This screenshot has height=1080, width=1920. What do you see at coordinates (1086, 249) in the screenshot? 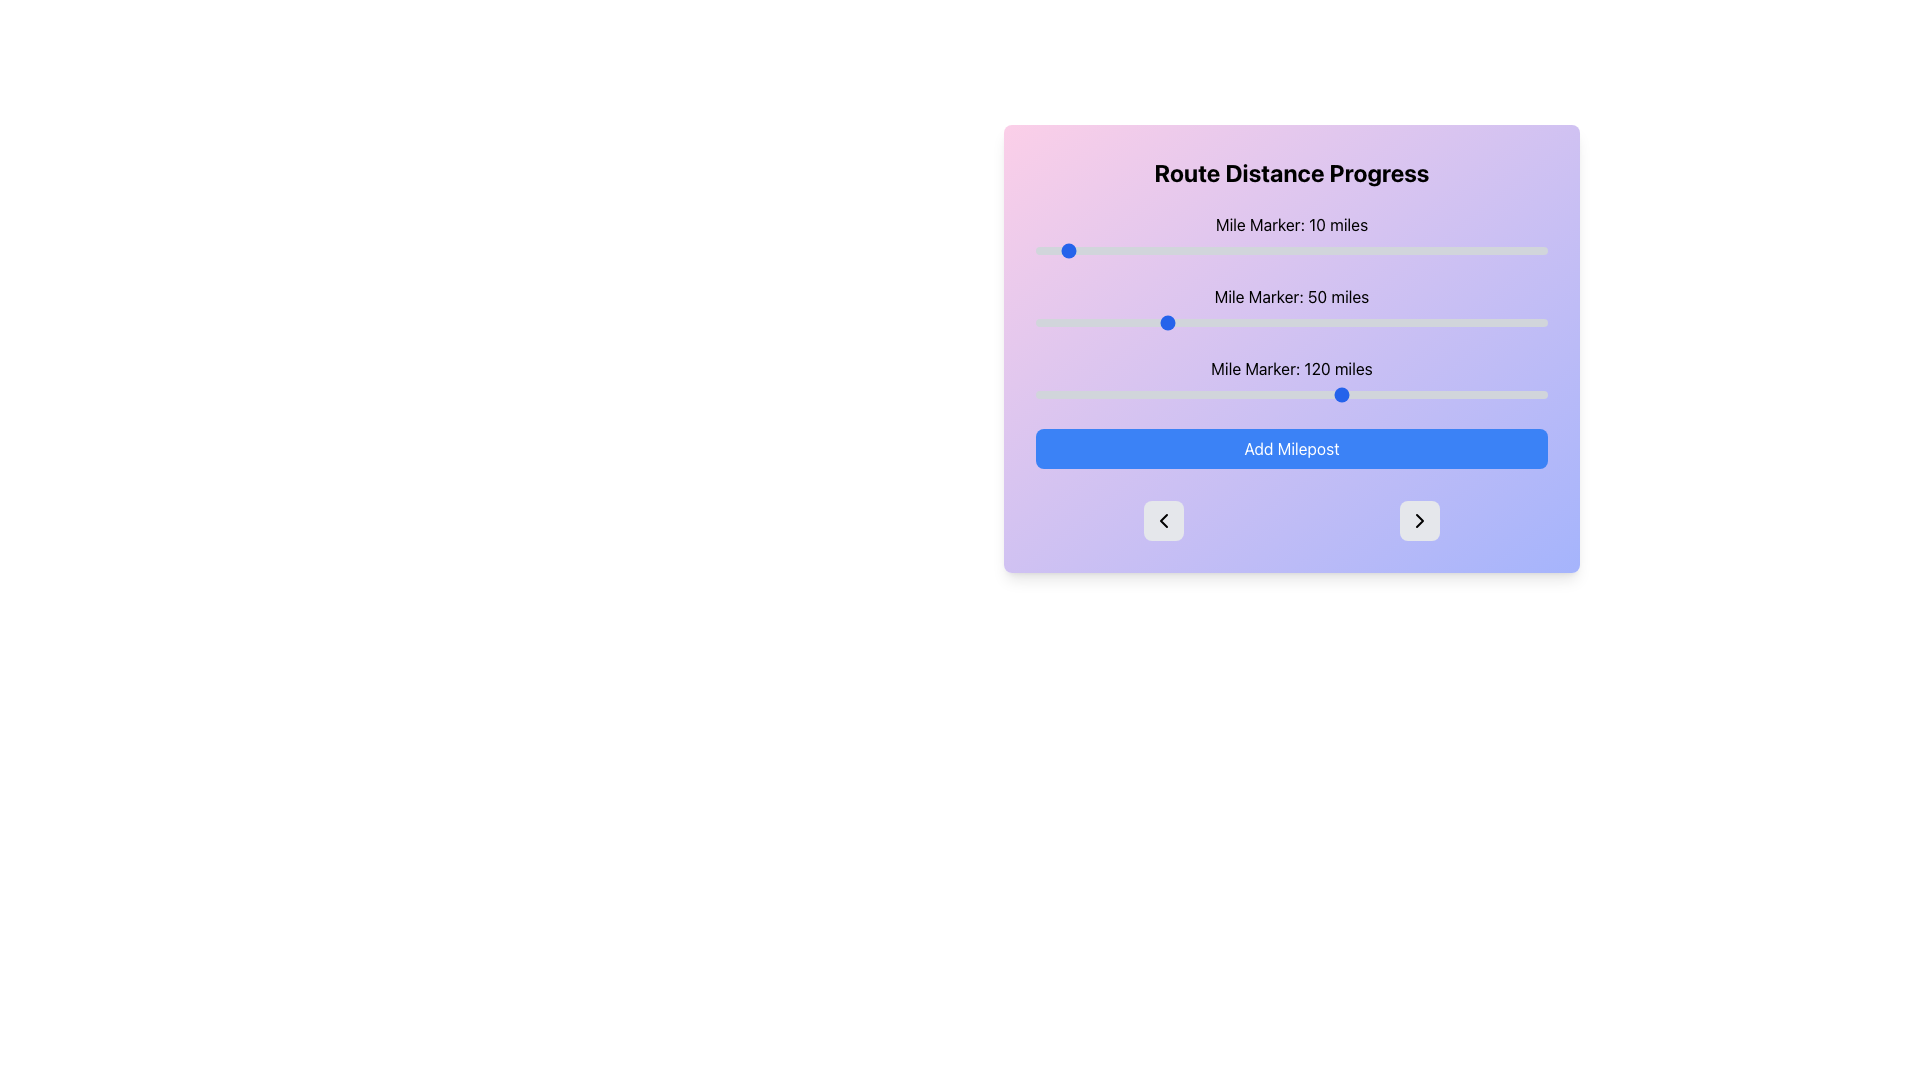
I see `the slider` at bounding box center [1086, 249].